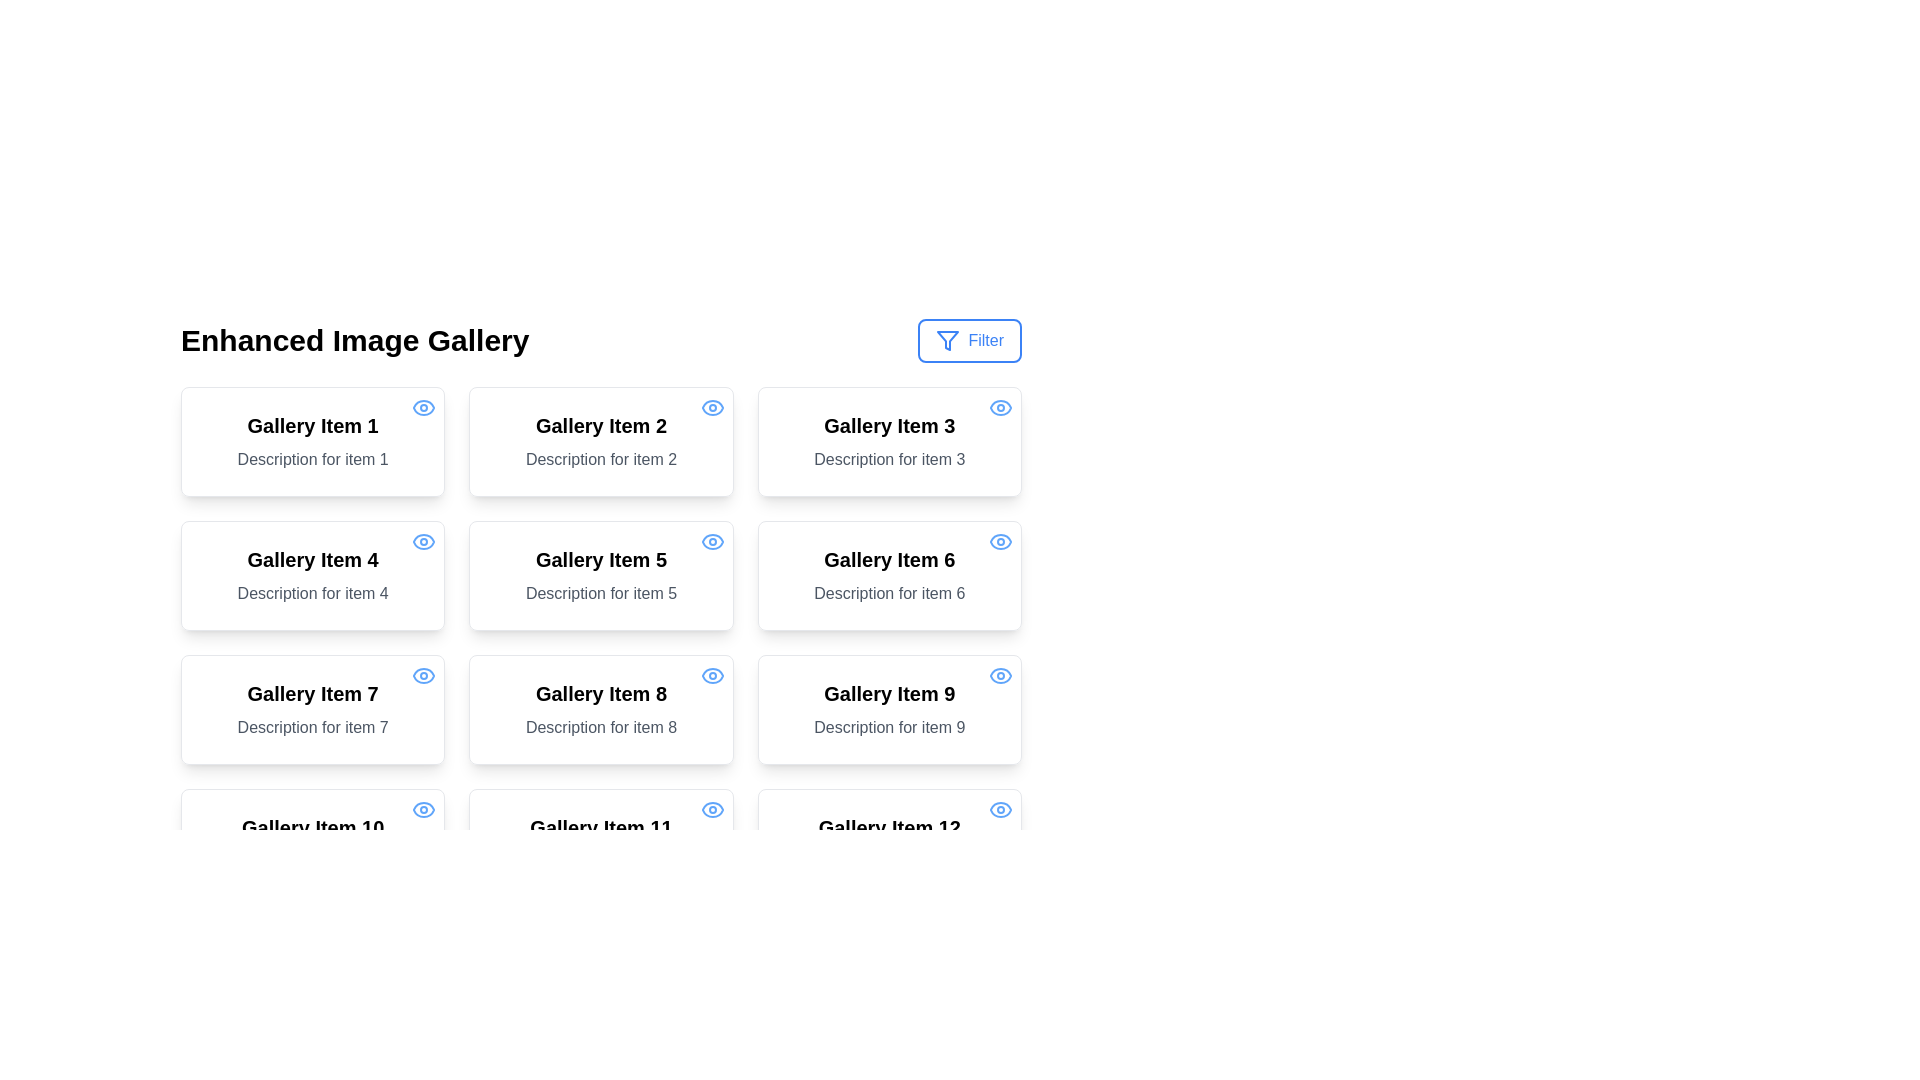 The width and height of the screenshot is (1920, 1080). I want to click on the eye icon located at the top-right corner of the gallery card labeled 'Gallery Item 9', so click(1001, 675).